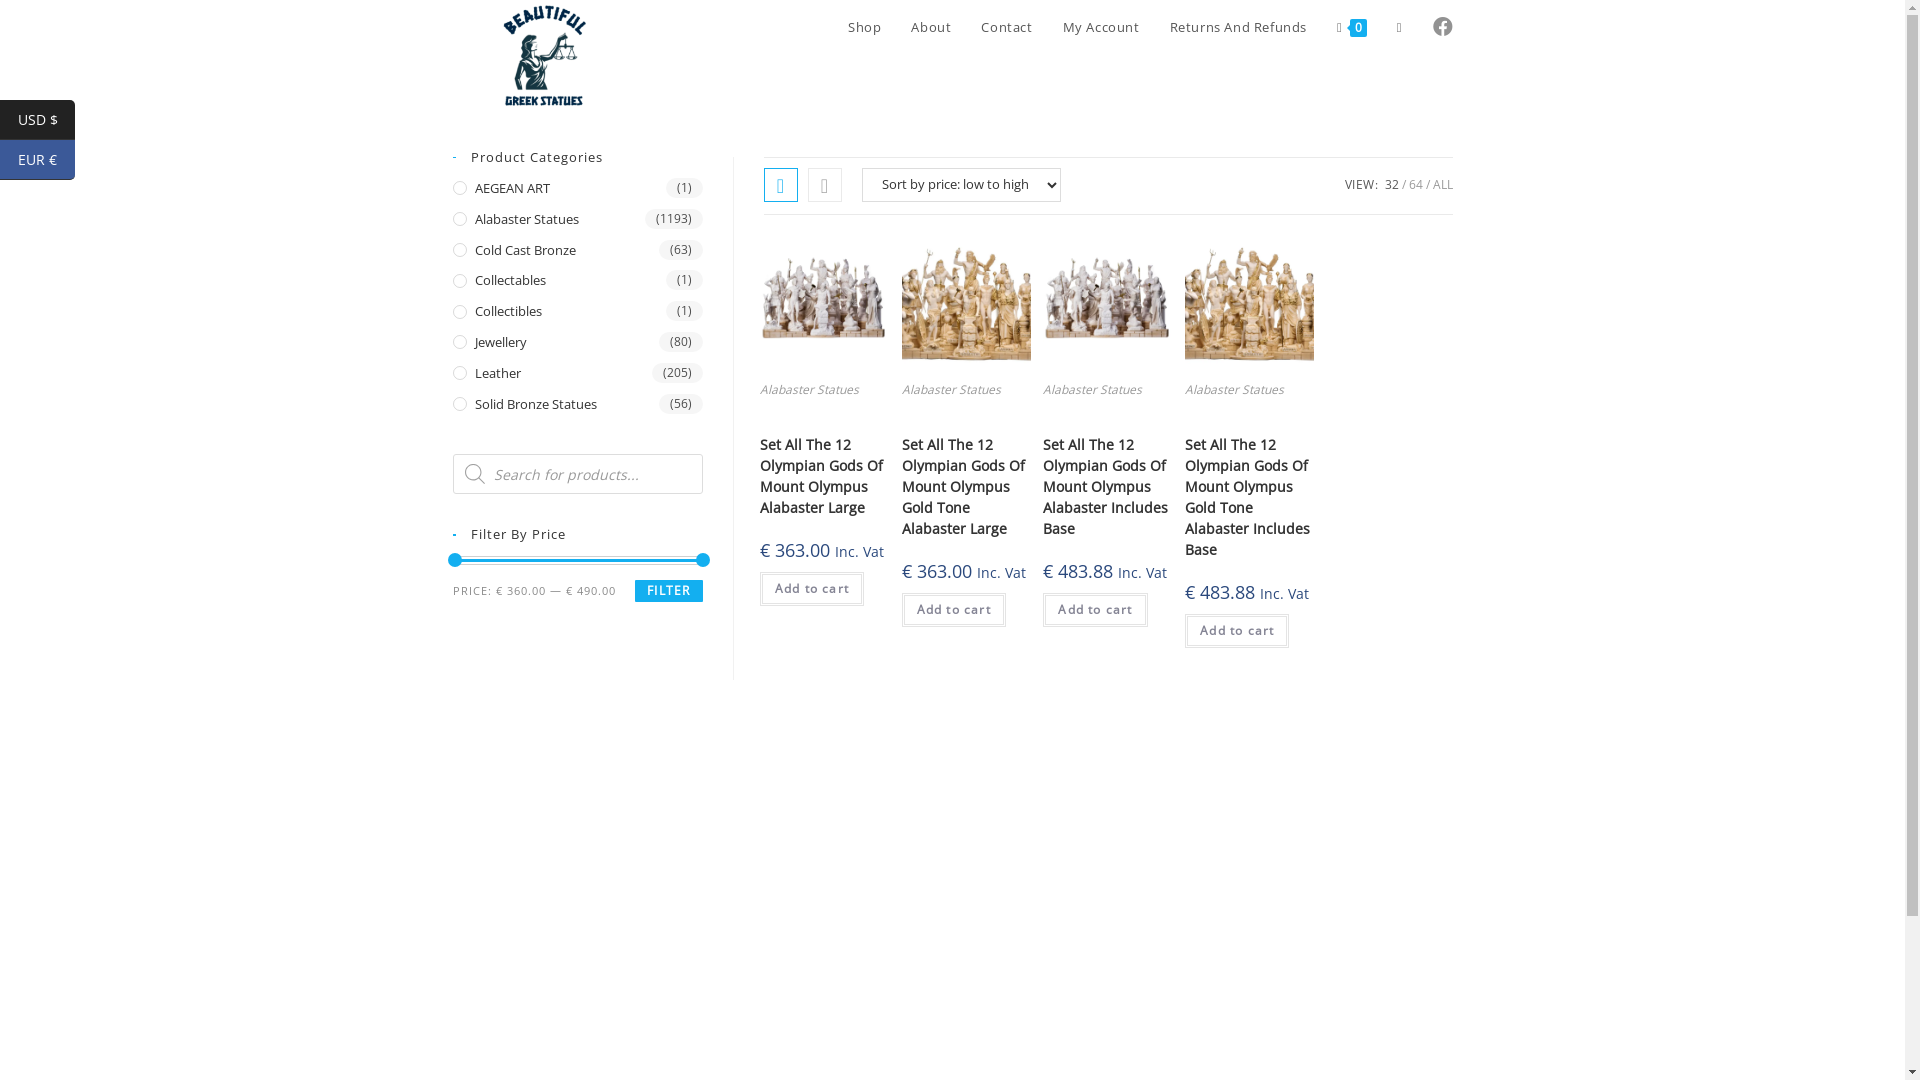  Describe the element at coordinates (668, 589) in the screenshot. I see `'FILTER'` at that location.